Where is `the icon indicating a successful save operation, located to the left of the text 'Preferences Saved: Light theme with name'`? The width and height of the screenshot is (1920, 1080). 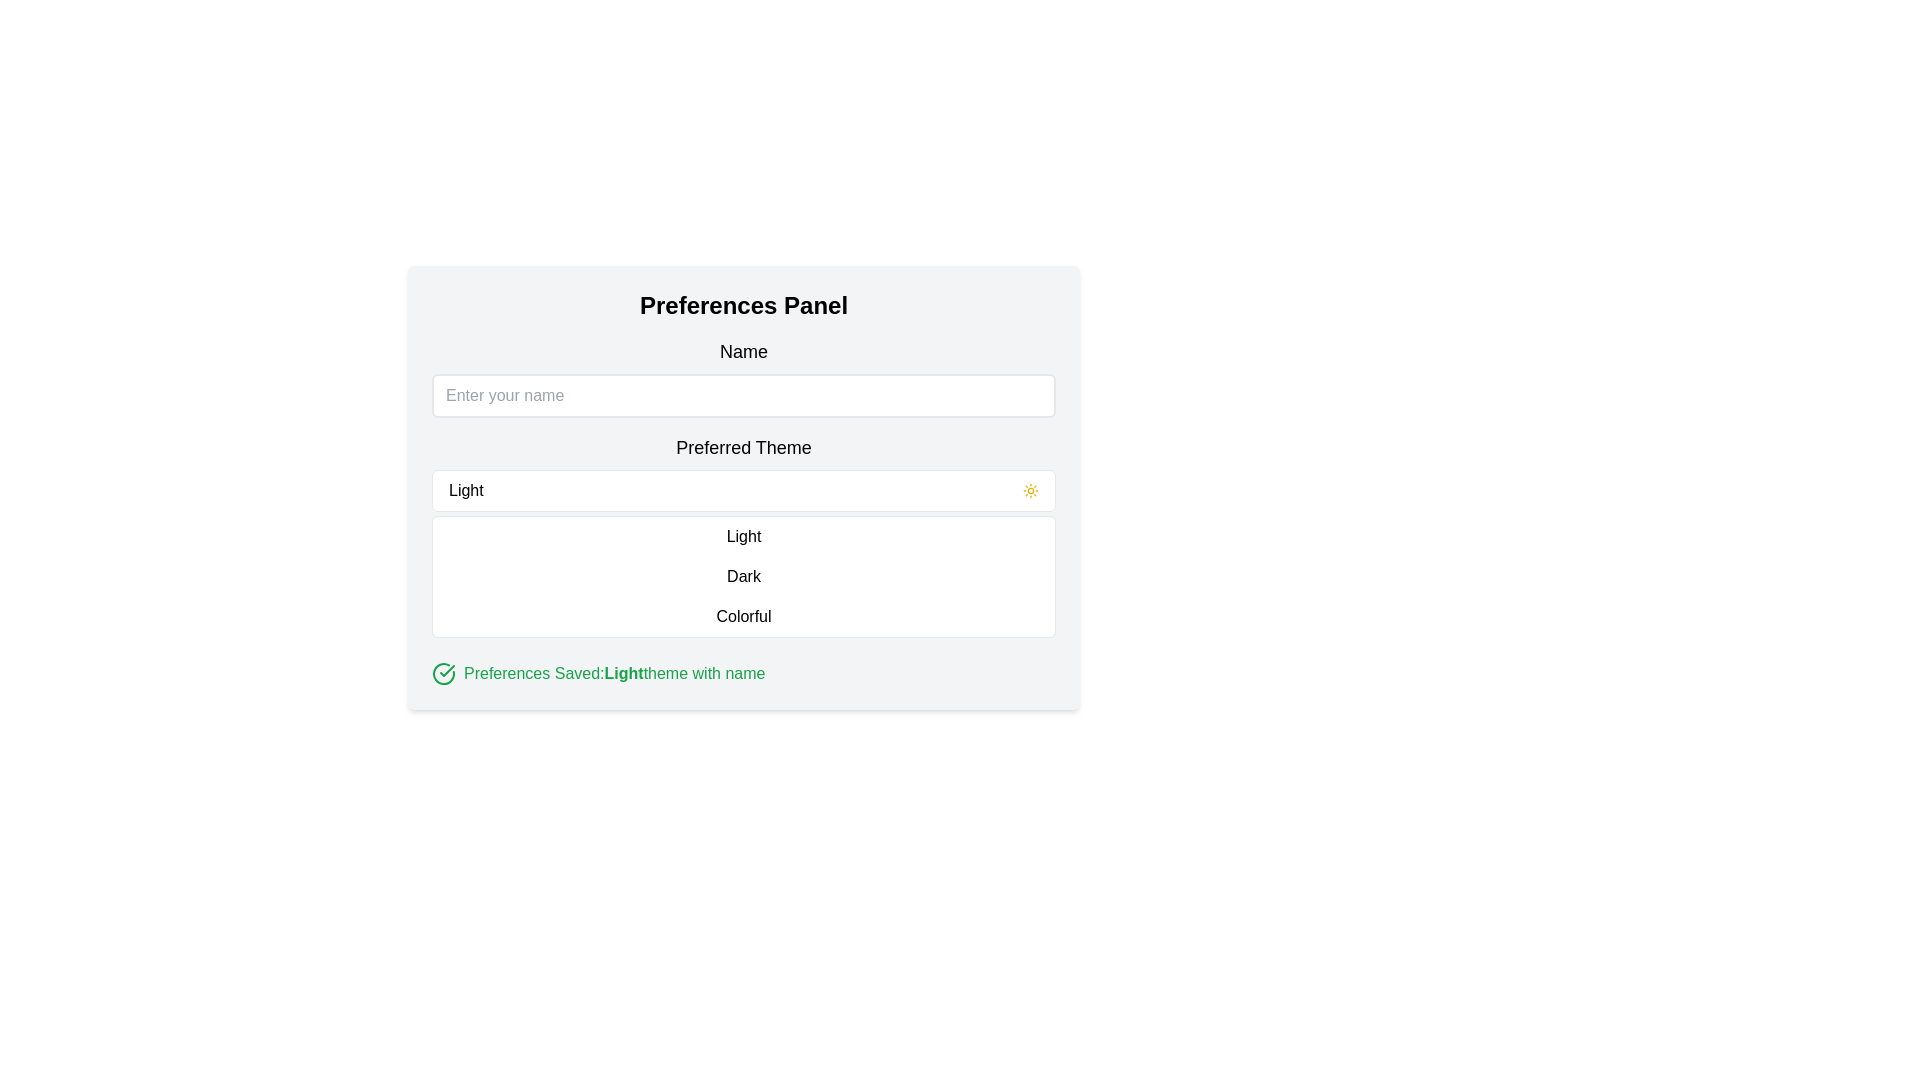
the icon indicating a successful save operation, located to the left of the text 'Preferences Saved: Light theme with name' is located at coordinates (443, 674).